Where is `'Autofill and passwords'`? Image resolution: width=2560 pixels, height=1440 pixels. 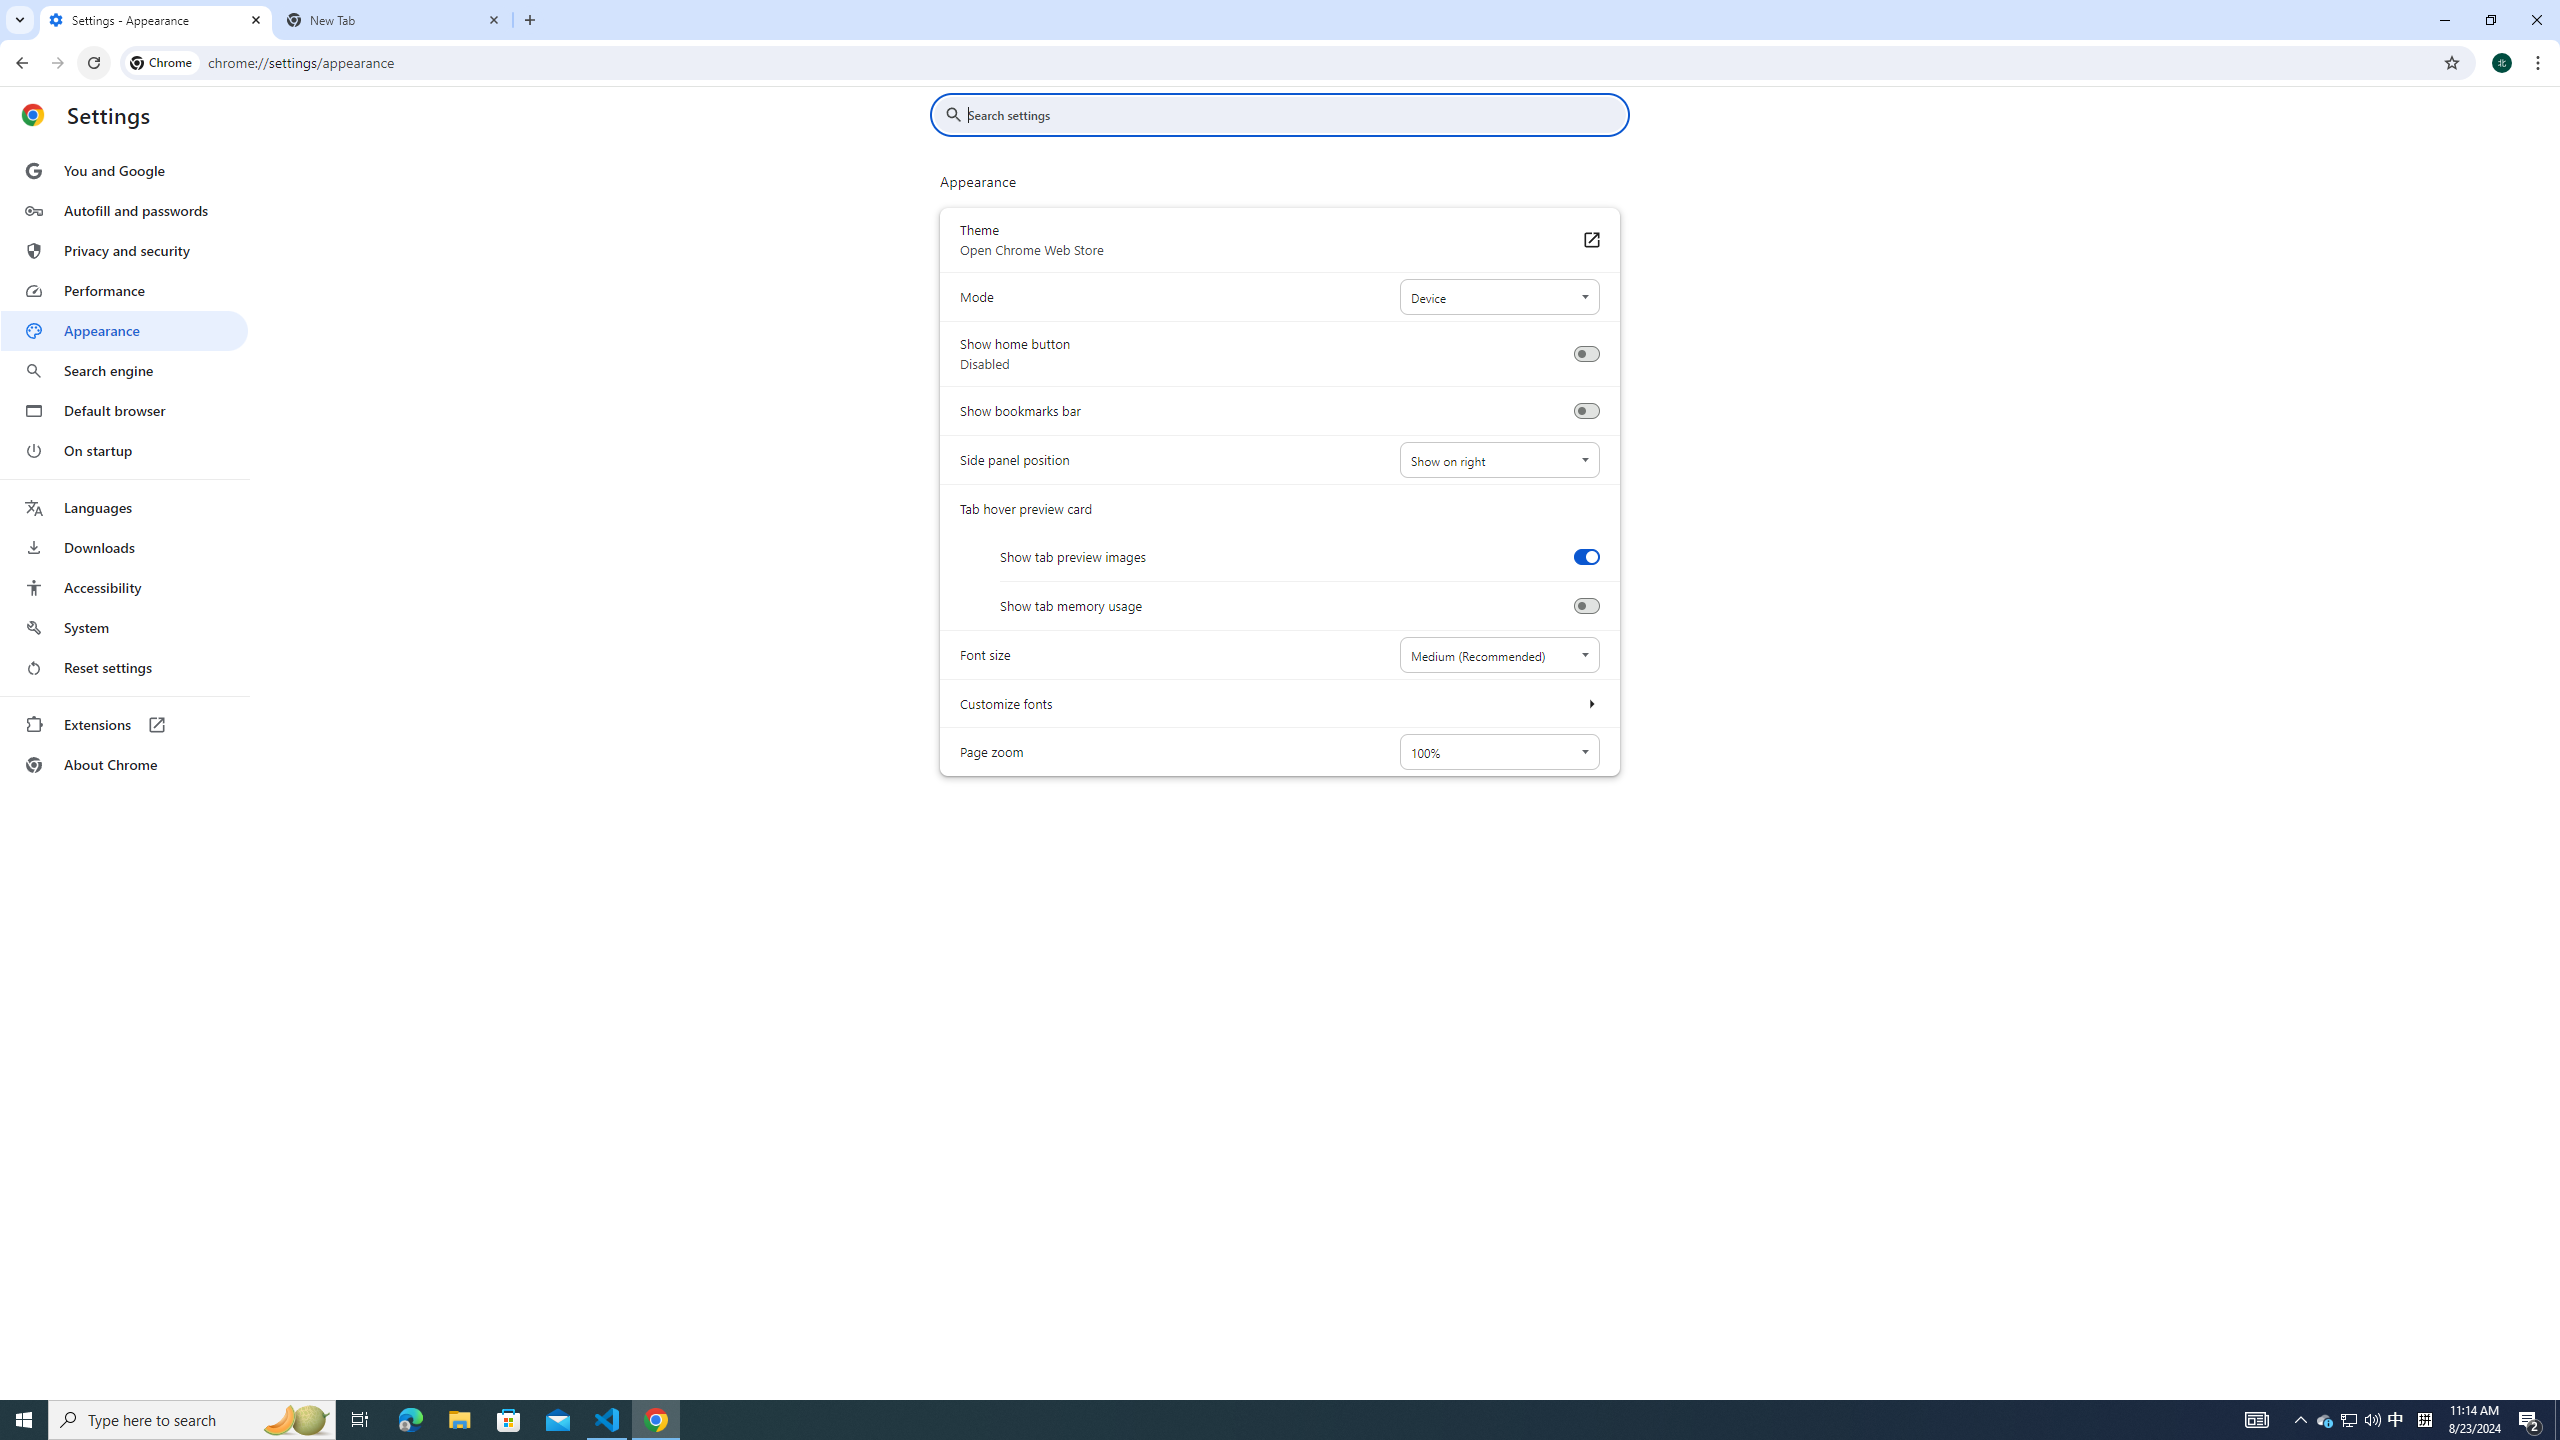
'Autofill and passwords' is located at coordinates (123, 210).